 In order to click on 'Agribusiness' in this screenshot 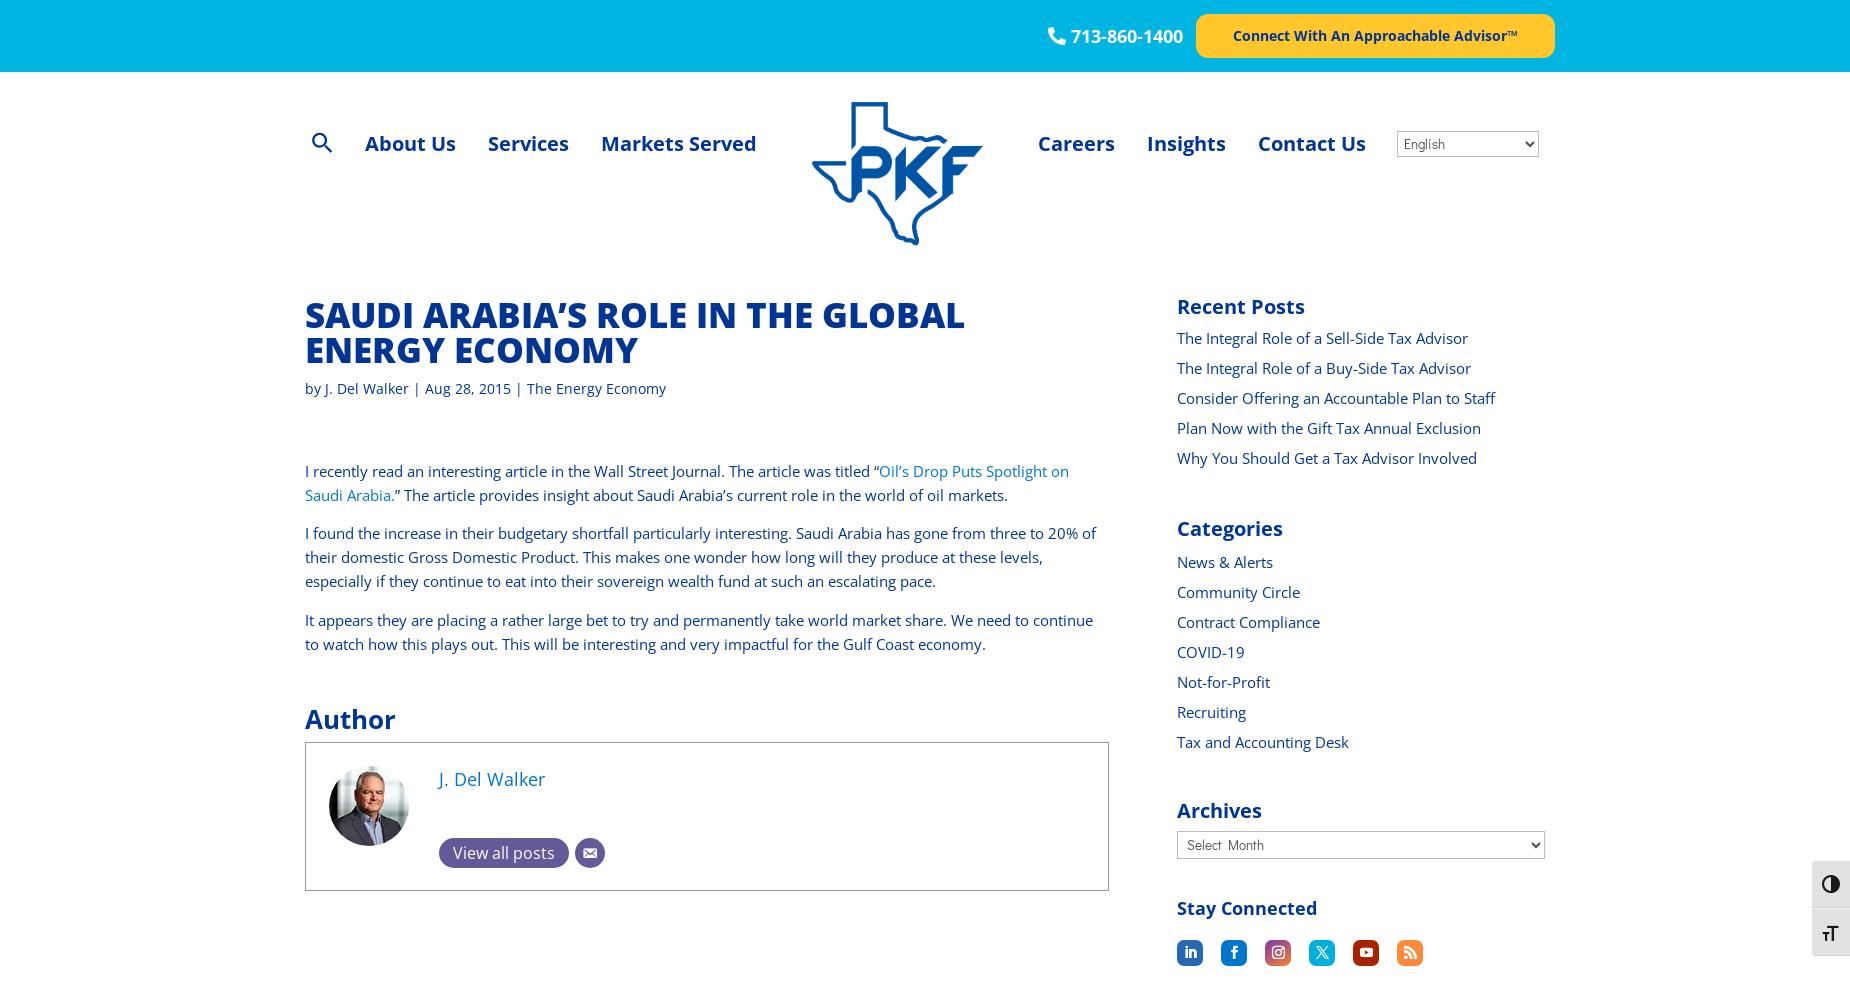, I will do `click(651, 201)`.